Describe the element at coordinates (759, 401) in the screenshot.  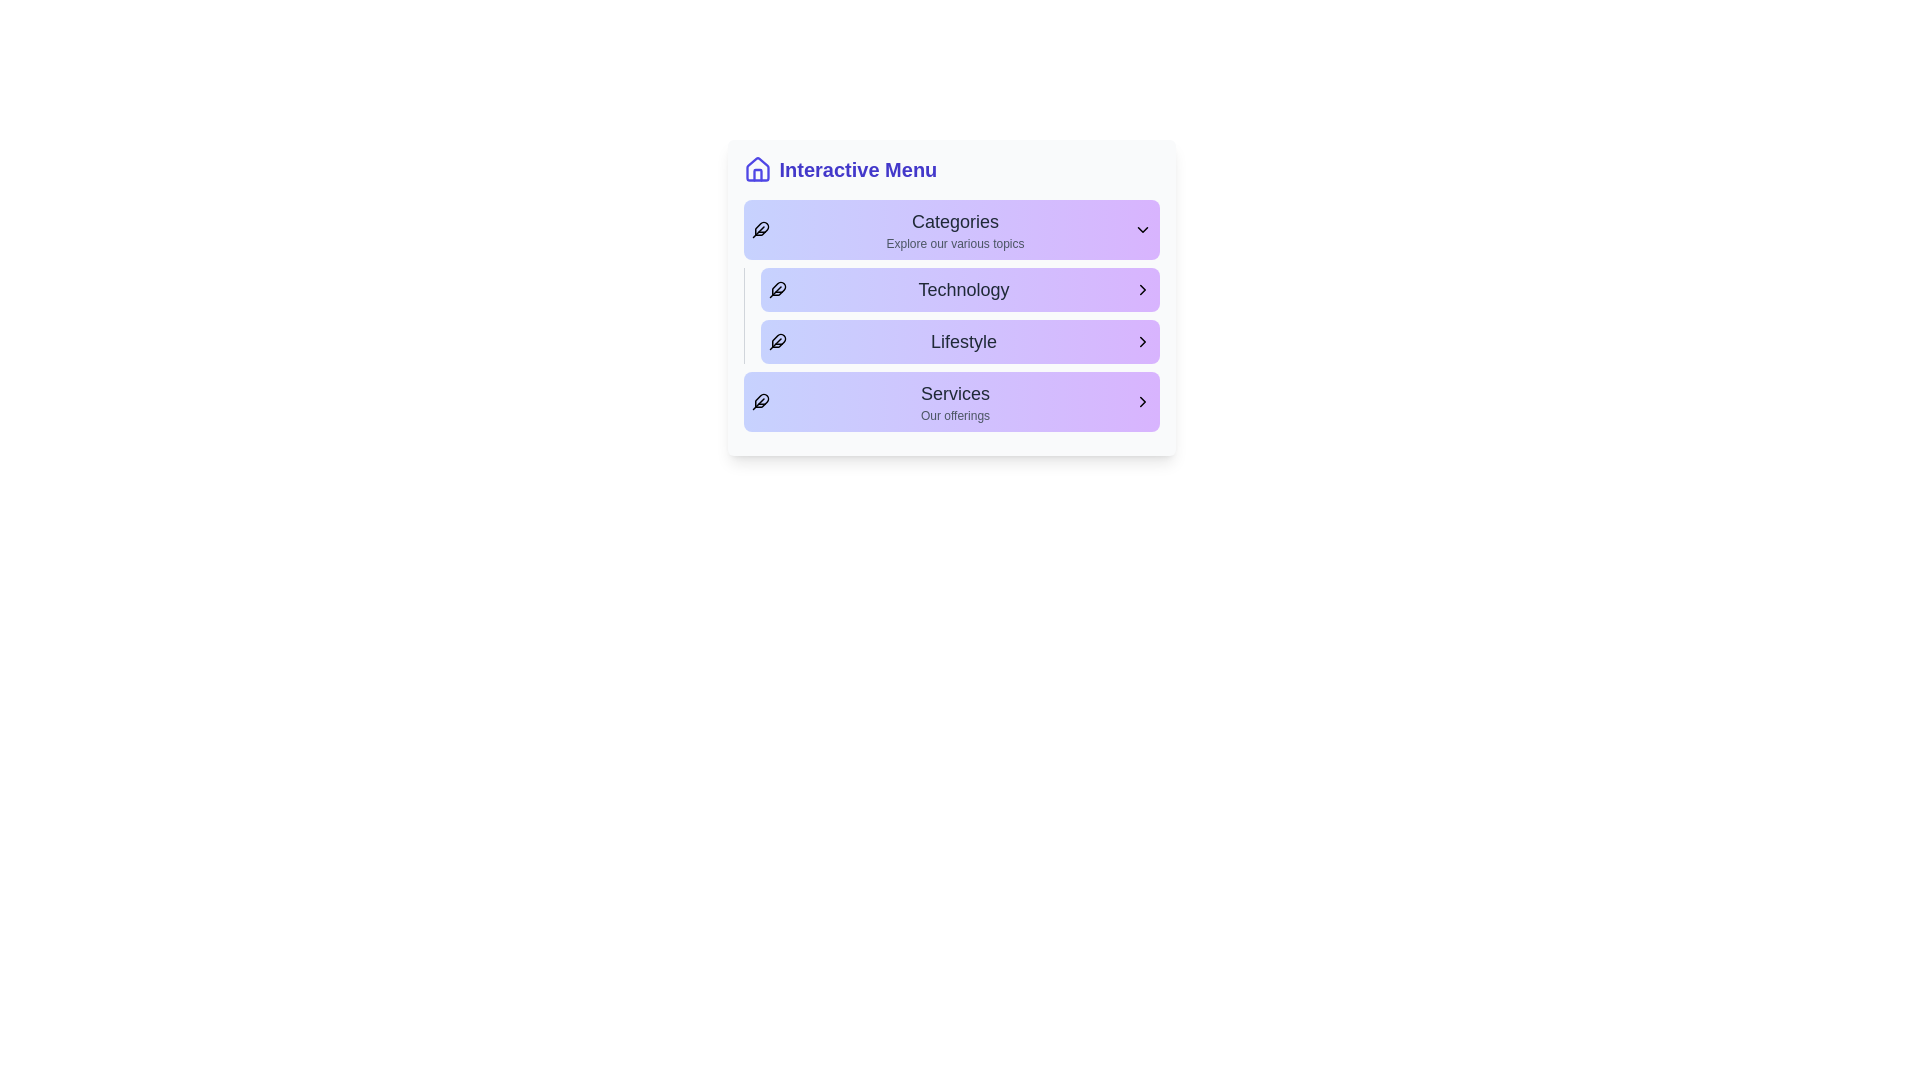
I see `the decorative feather-shaped icon located at the far left of the 'Services' menu option in the interactive menu` at that location.